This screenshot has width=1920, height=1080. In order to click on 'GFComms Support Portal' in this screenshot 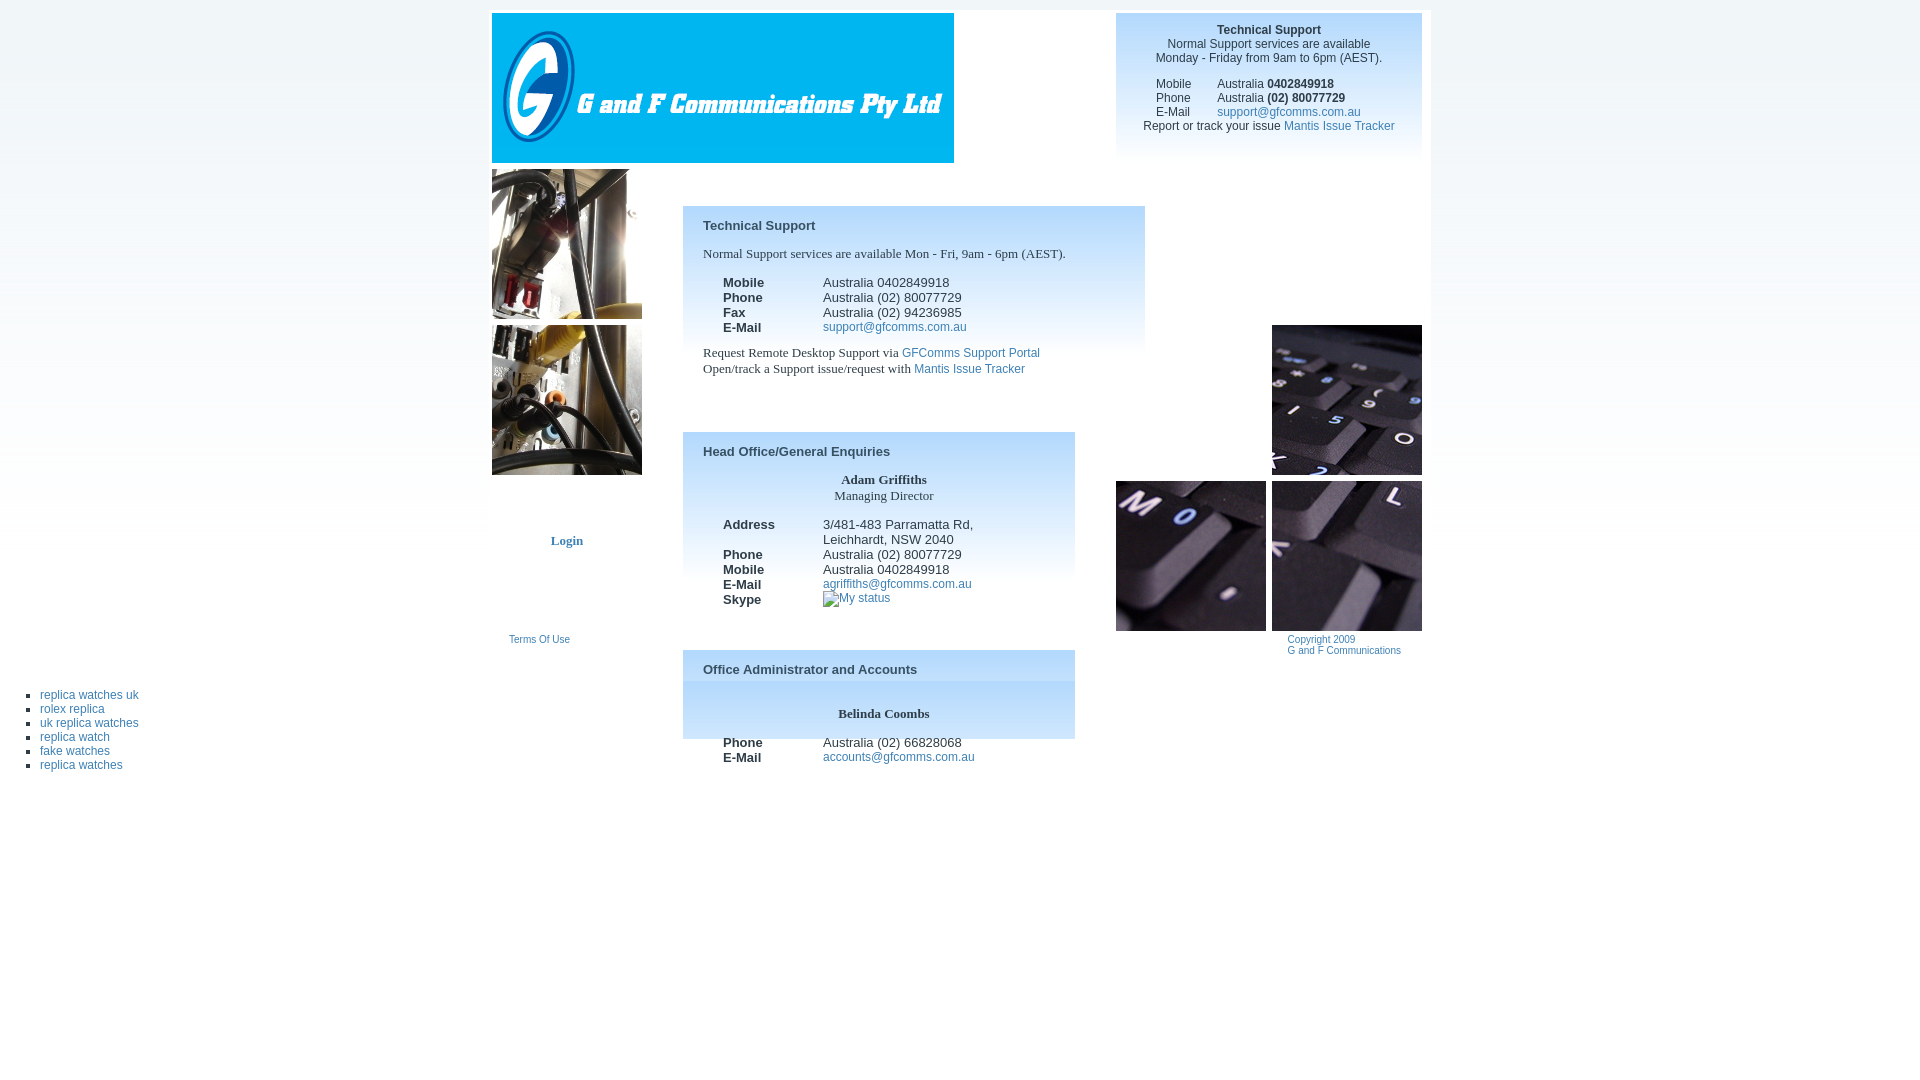, I will do `click(970, 352)`.